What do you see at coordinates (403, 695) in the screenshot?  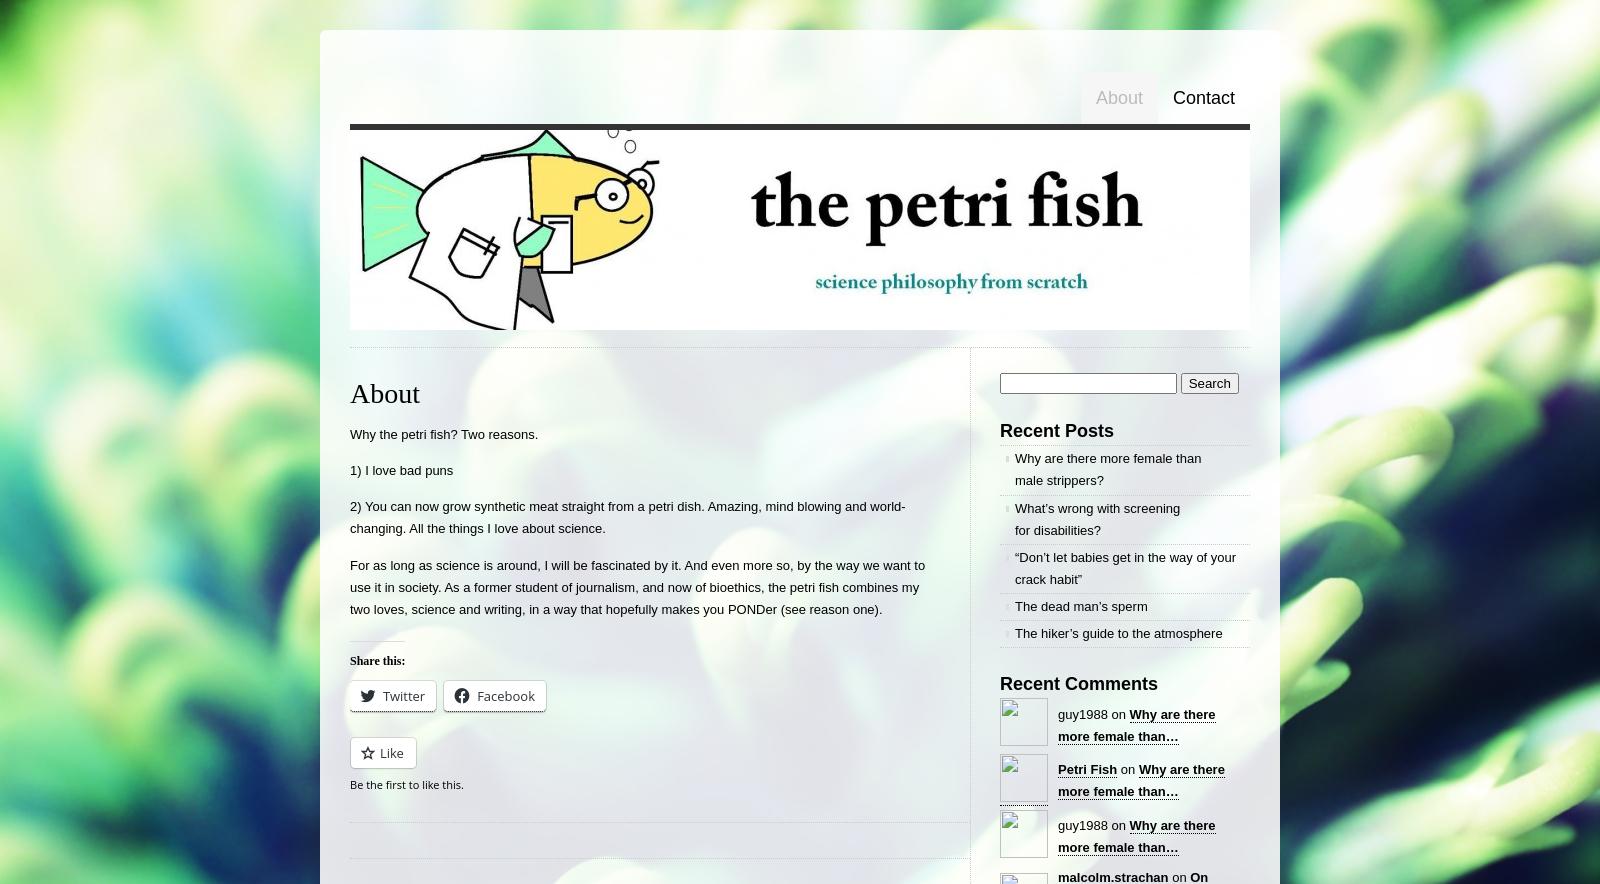 I see `'Twitter'` at bounding box center [403, 695].